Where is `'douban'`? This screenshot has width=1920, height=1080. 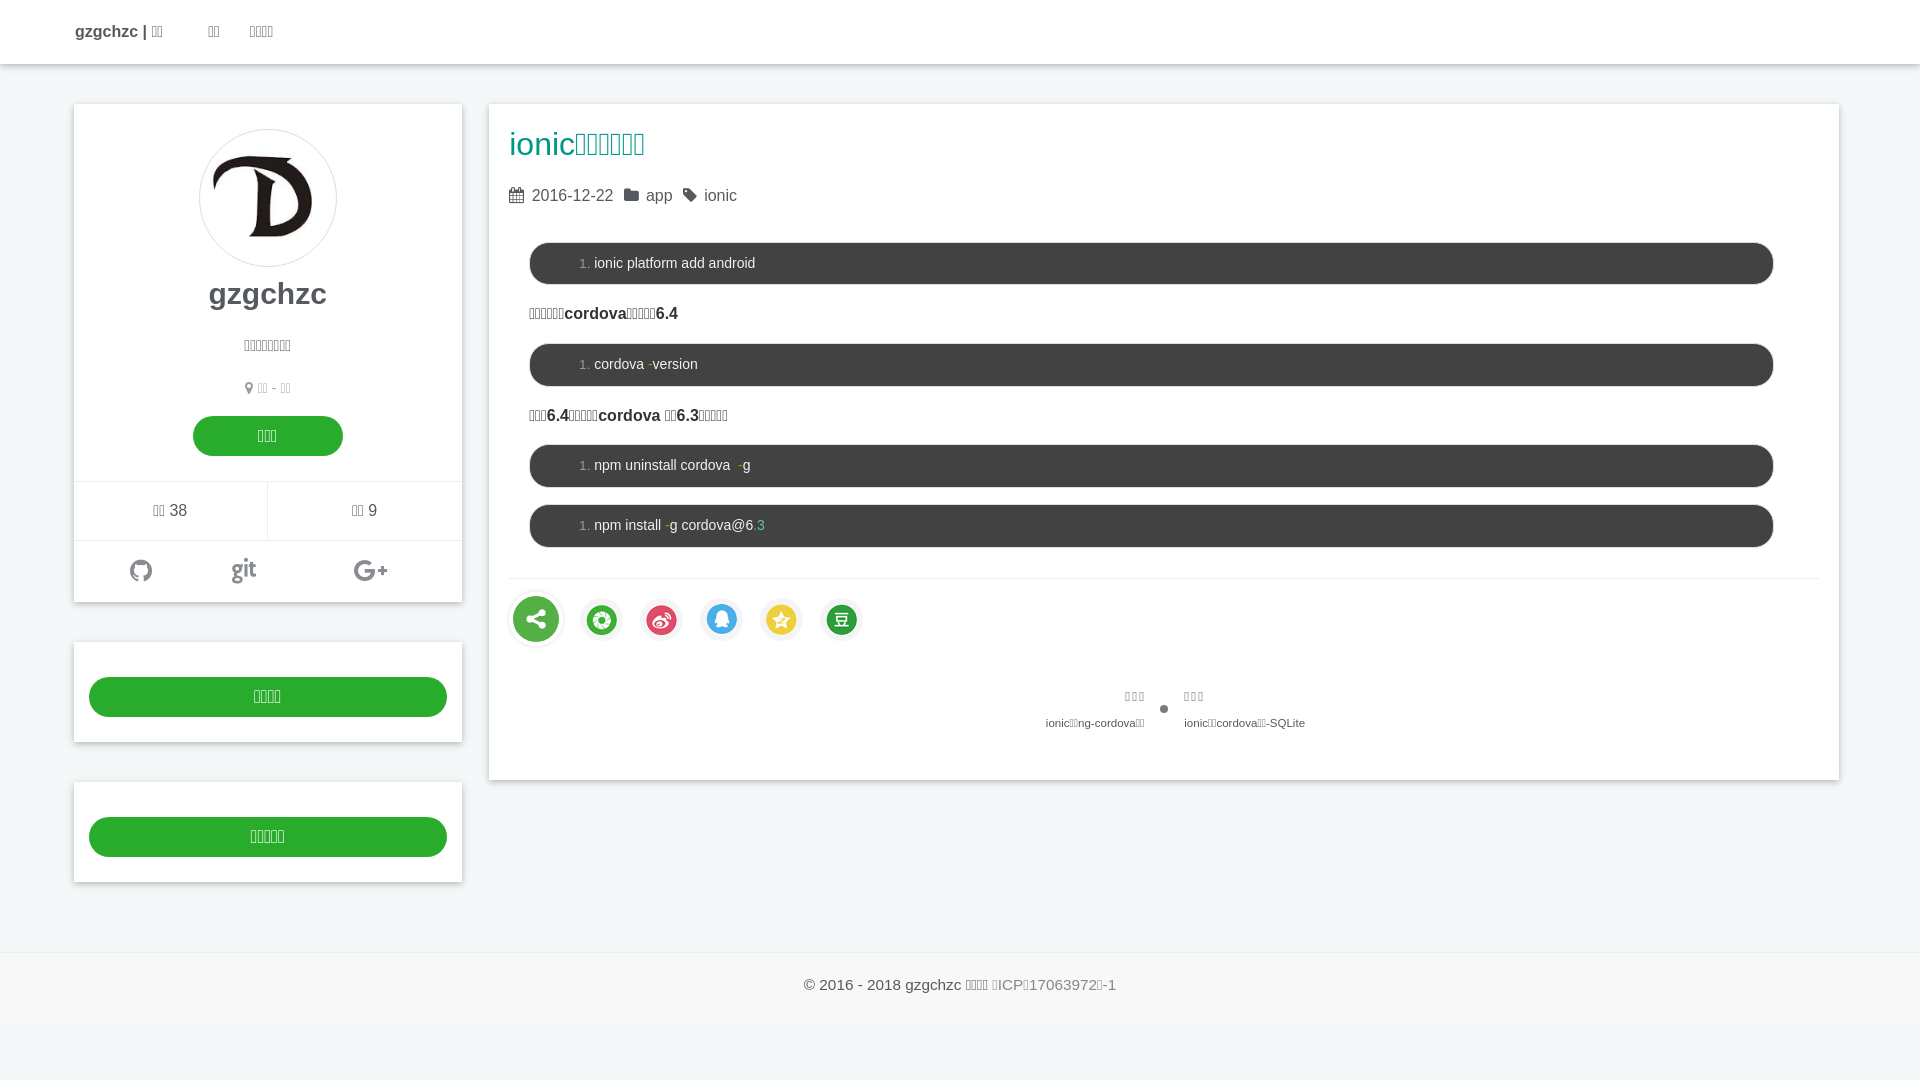
'douban' is located at coordinates (820, 618).